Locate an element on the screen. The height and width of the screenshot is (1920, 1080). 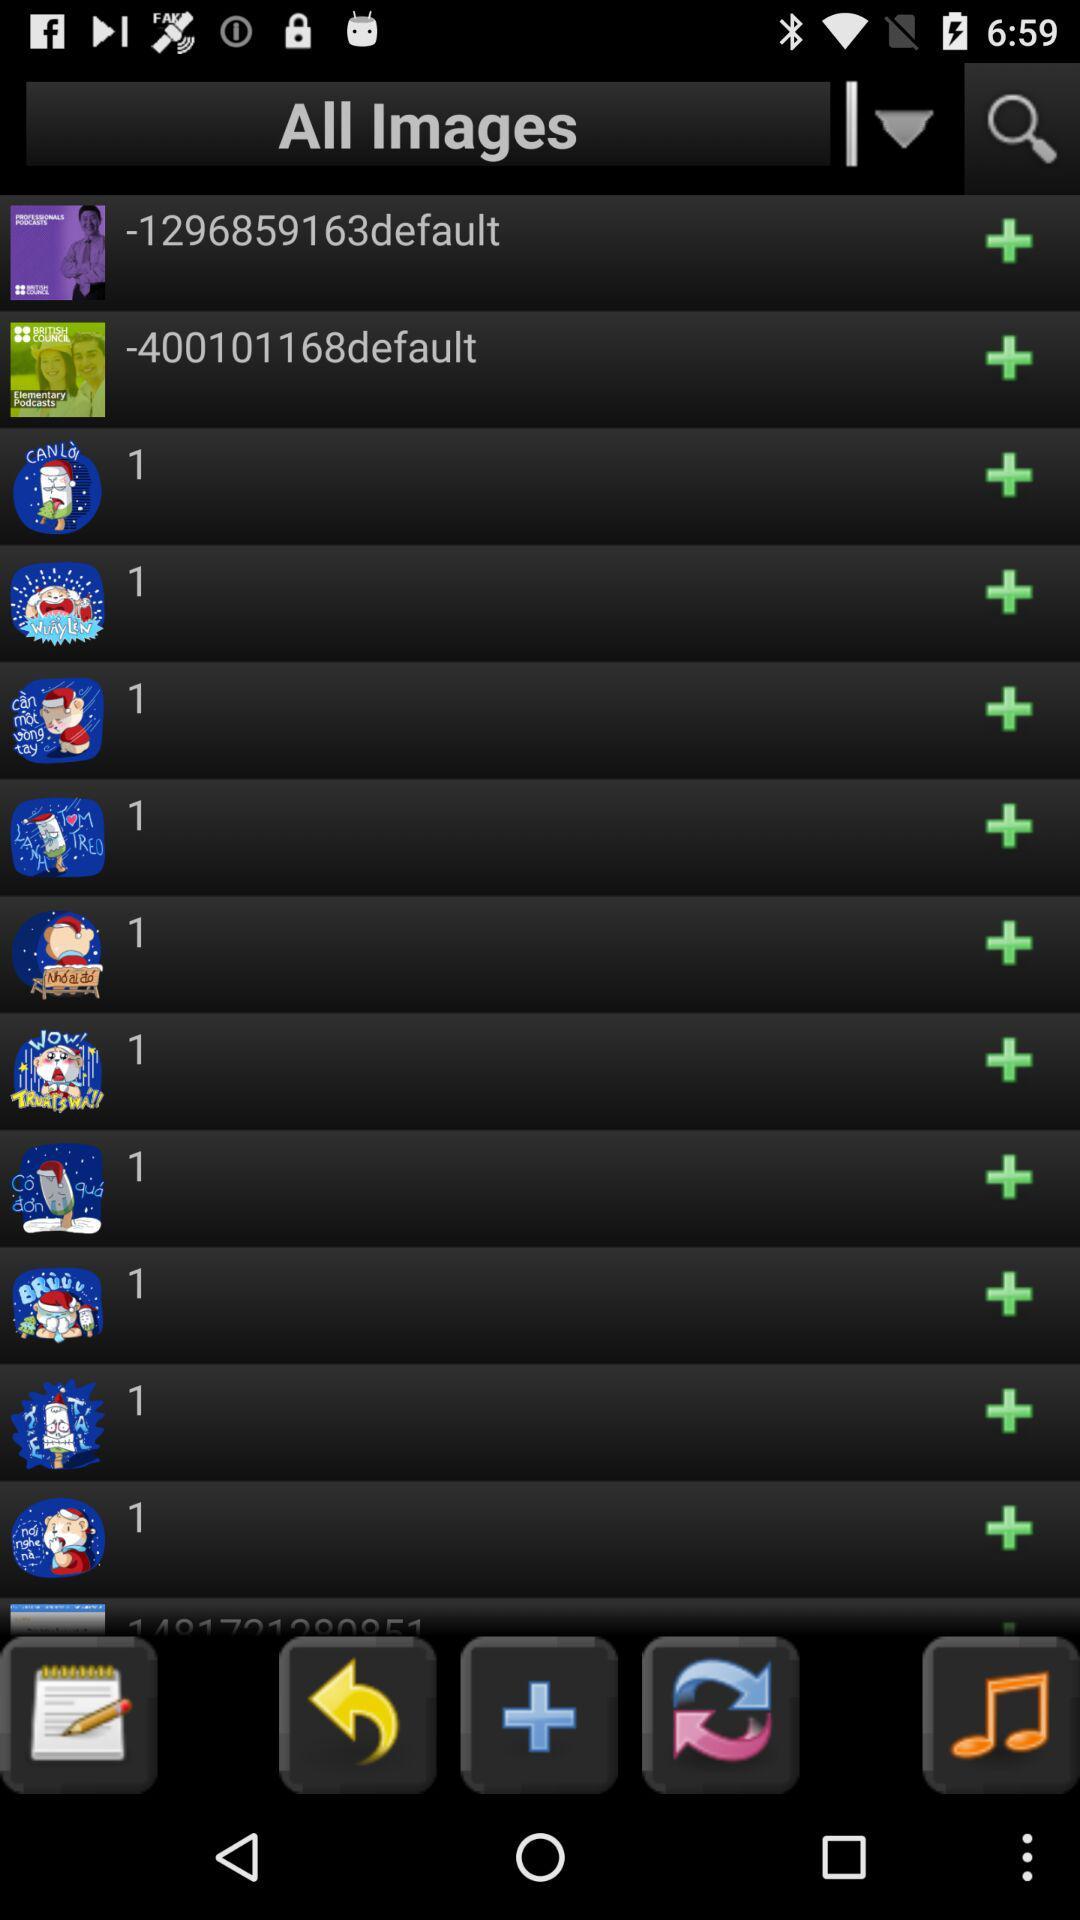
the refresh icon is located at coordinates (720, 1835).